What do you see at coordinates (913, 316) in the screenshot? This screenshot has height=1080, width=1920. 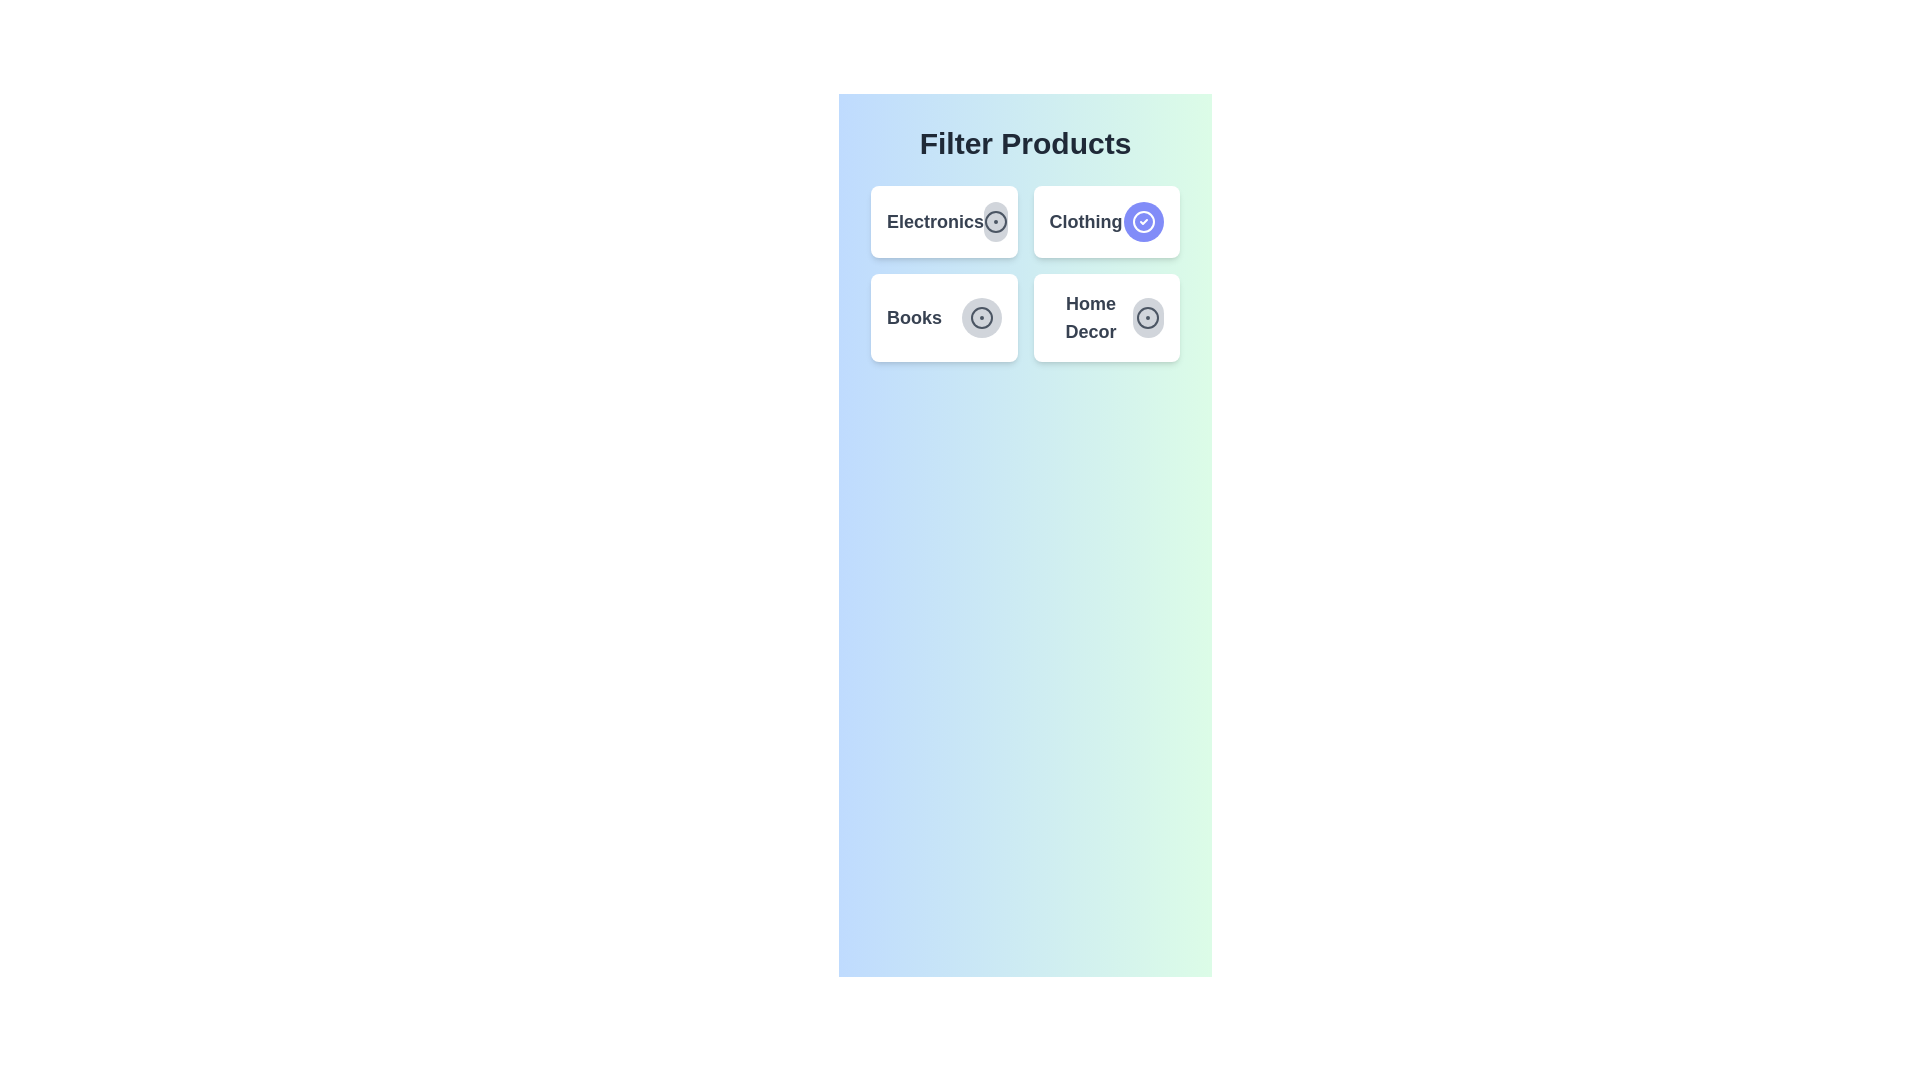 I see `the category text label Books by clicking on it` at bounding box center [913, 316].